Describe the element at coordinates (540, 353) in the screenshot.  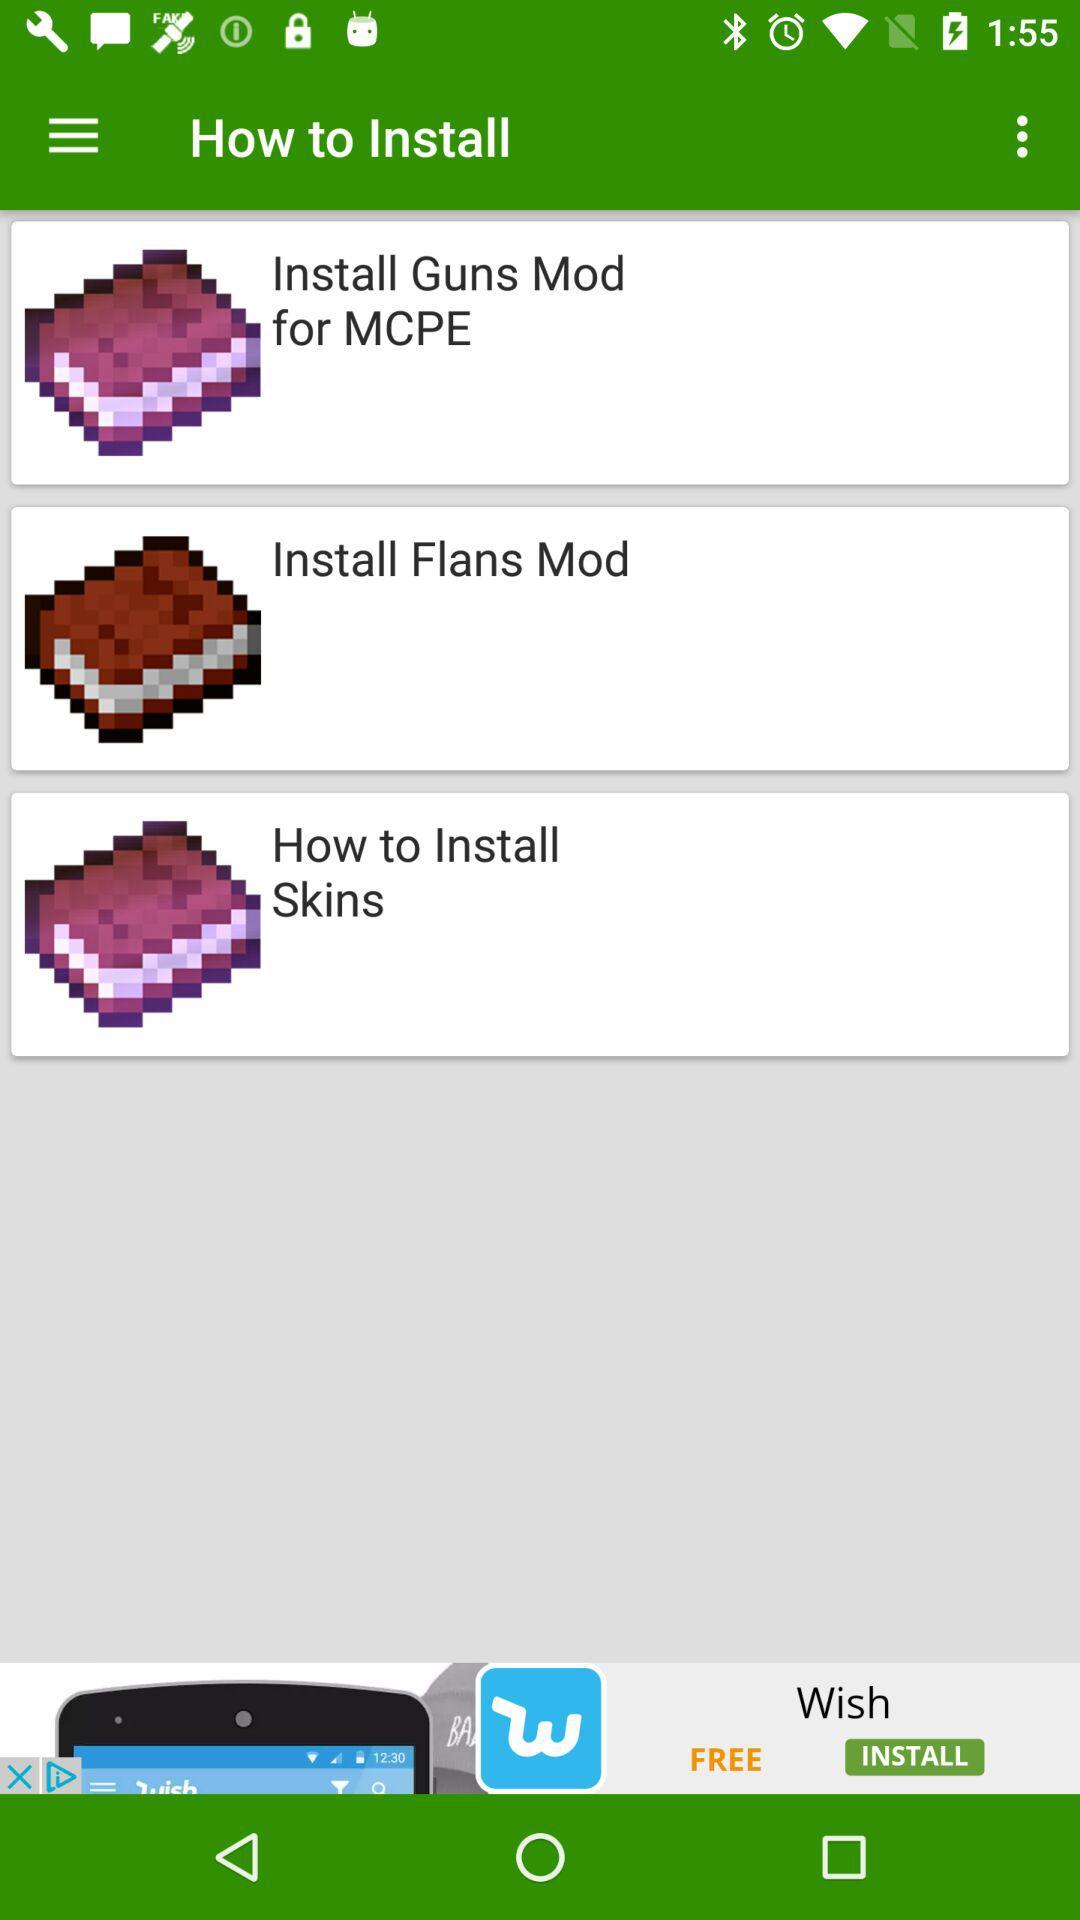
I see `the first image below how to install` at that location.